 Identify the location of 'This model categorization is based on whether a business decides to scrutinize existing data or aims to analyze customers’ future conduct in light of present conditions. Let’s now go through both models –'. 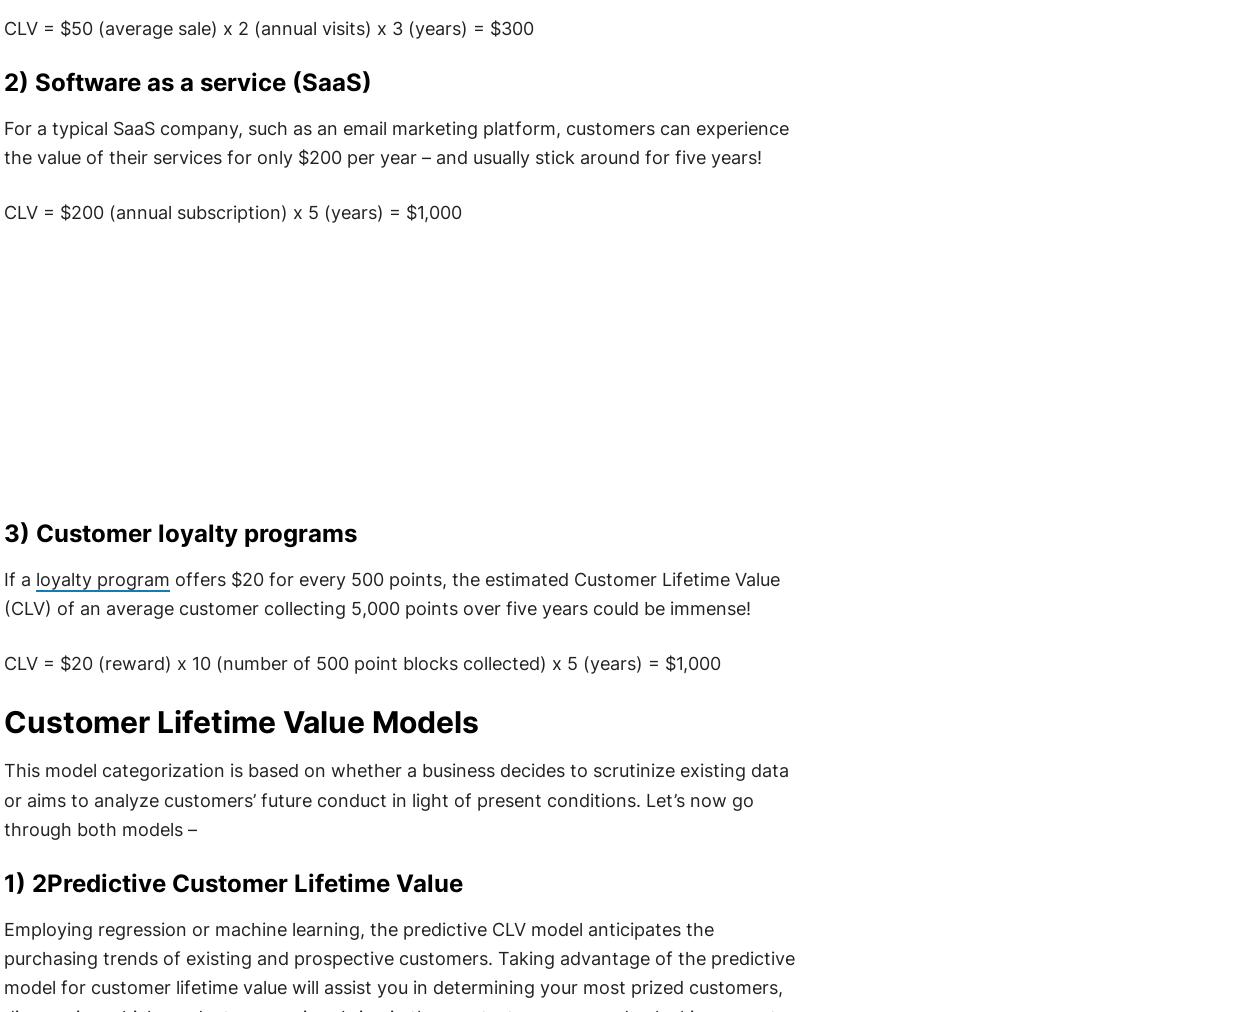
(395, 798).